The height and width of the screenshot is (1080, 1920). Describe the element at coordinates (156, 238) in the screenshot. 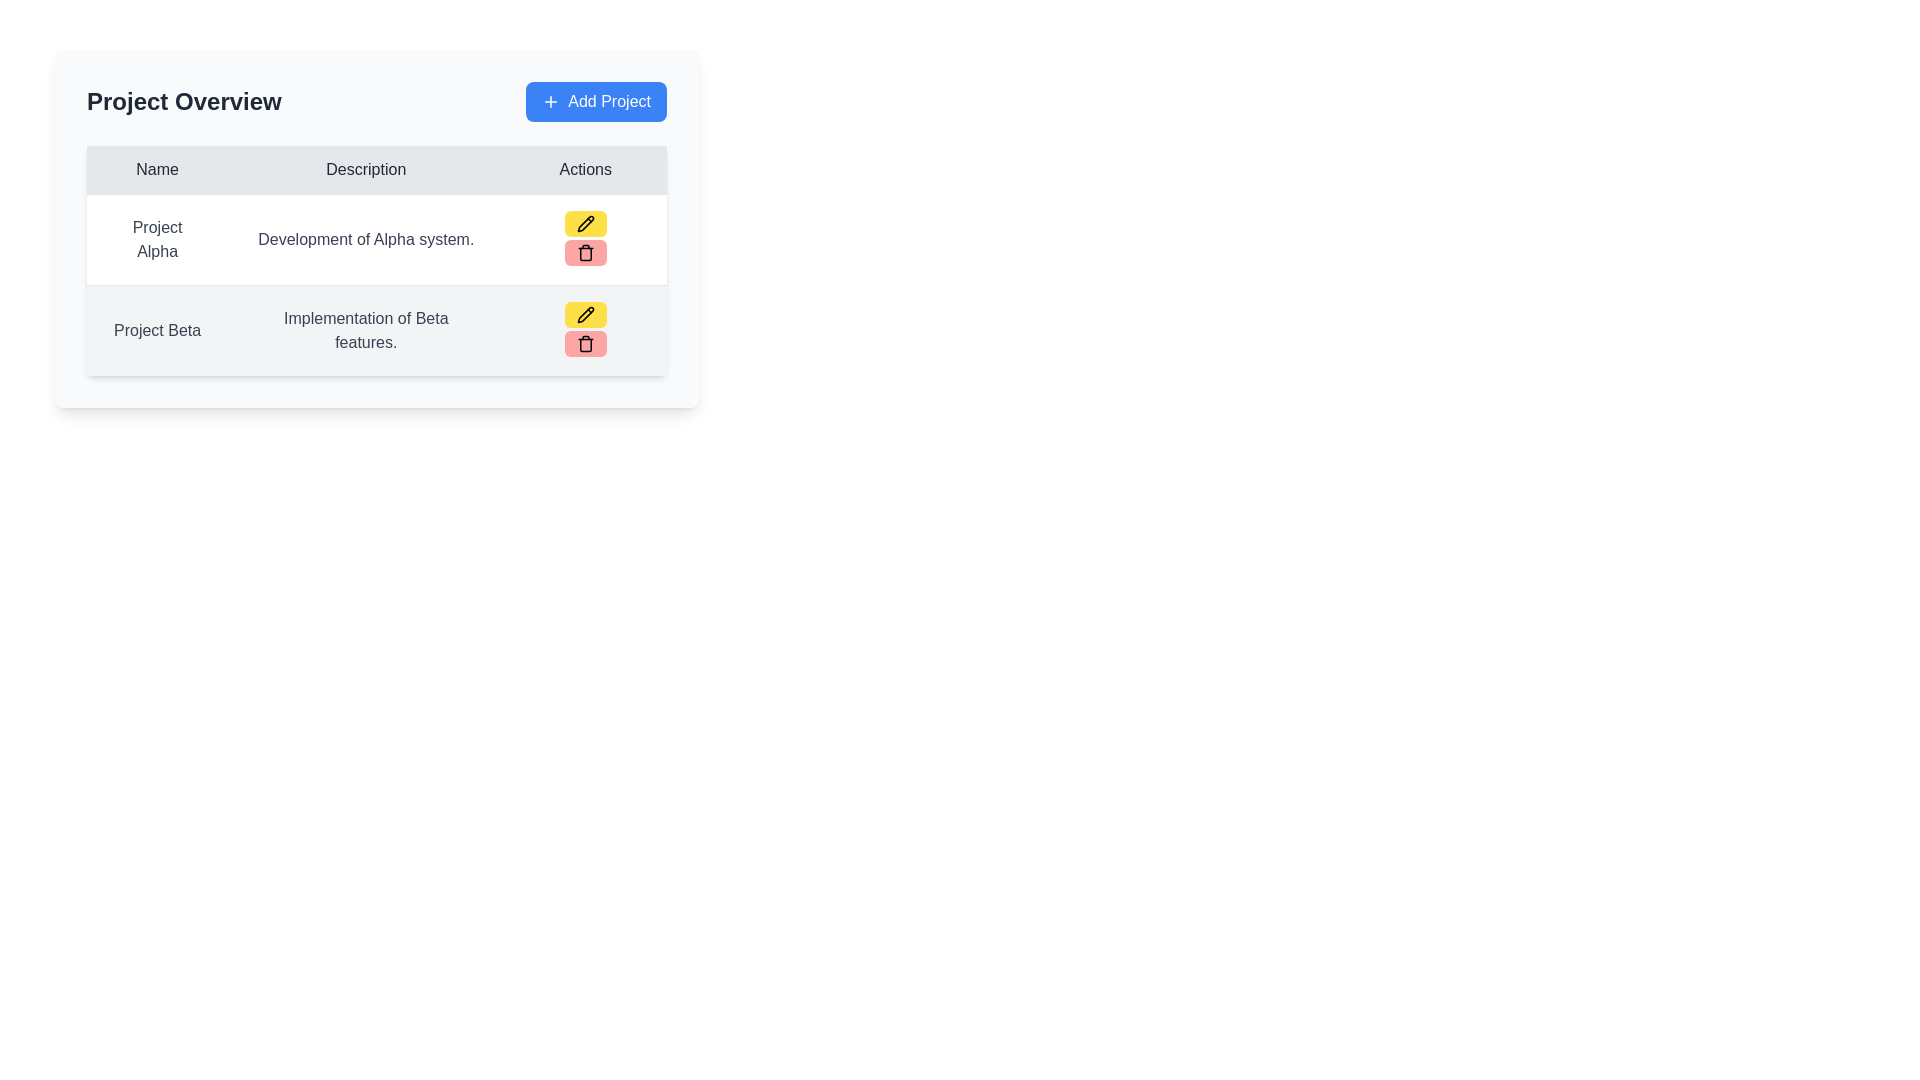

I see `the text label displaying 'Project Alpha' which is styled in gray text under the 'Name' column in a table layout` at that location.